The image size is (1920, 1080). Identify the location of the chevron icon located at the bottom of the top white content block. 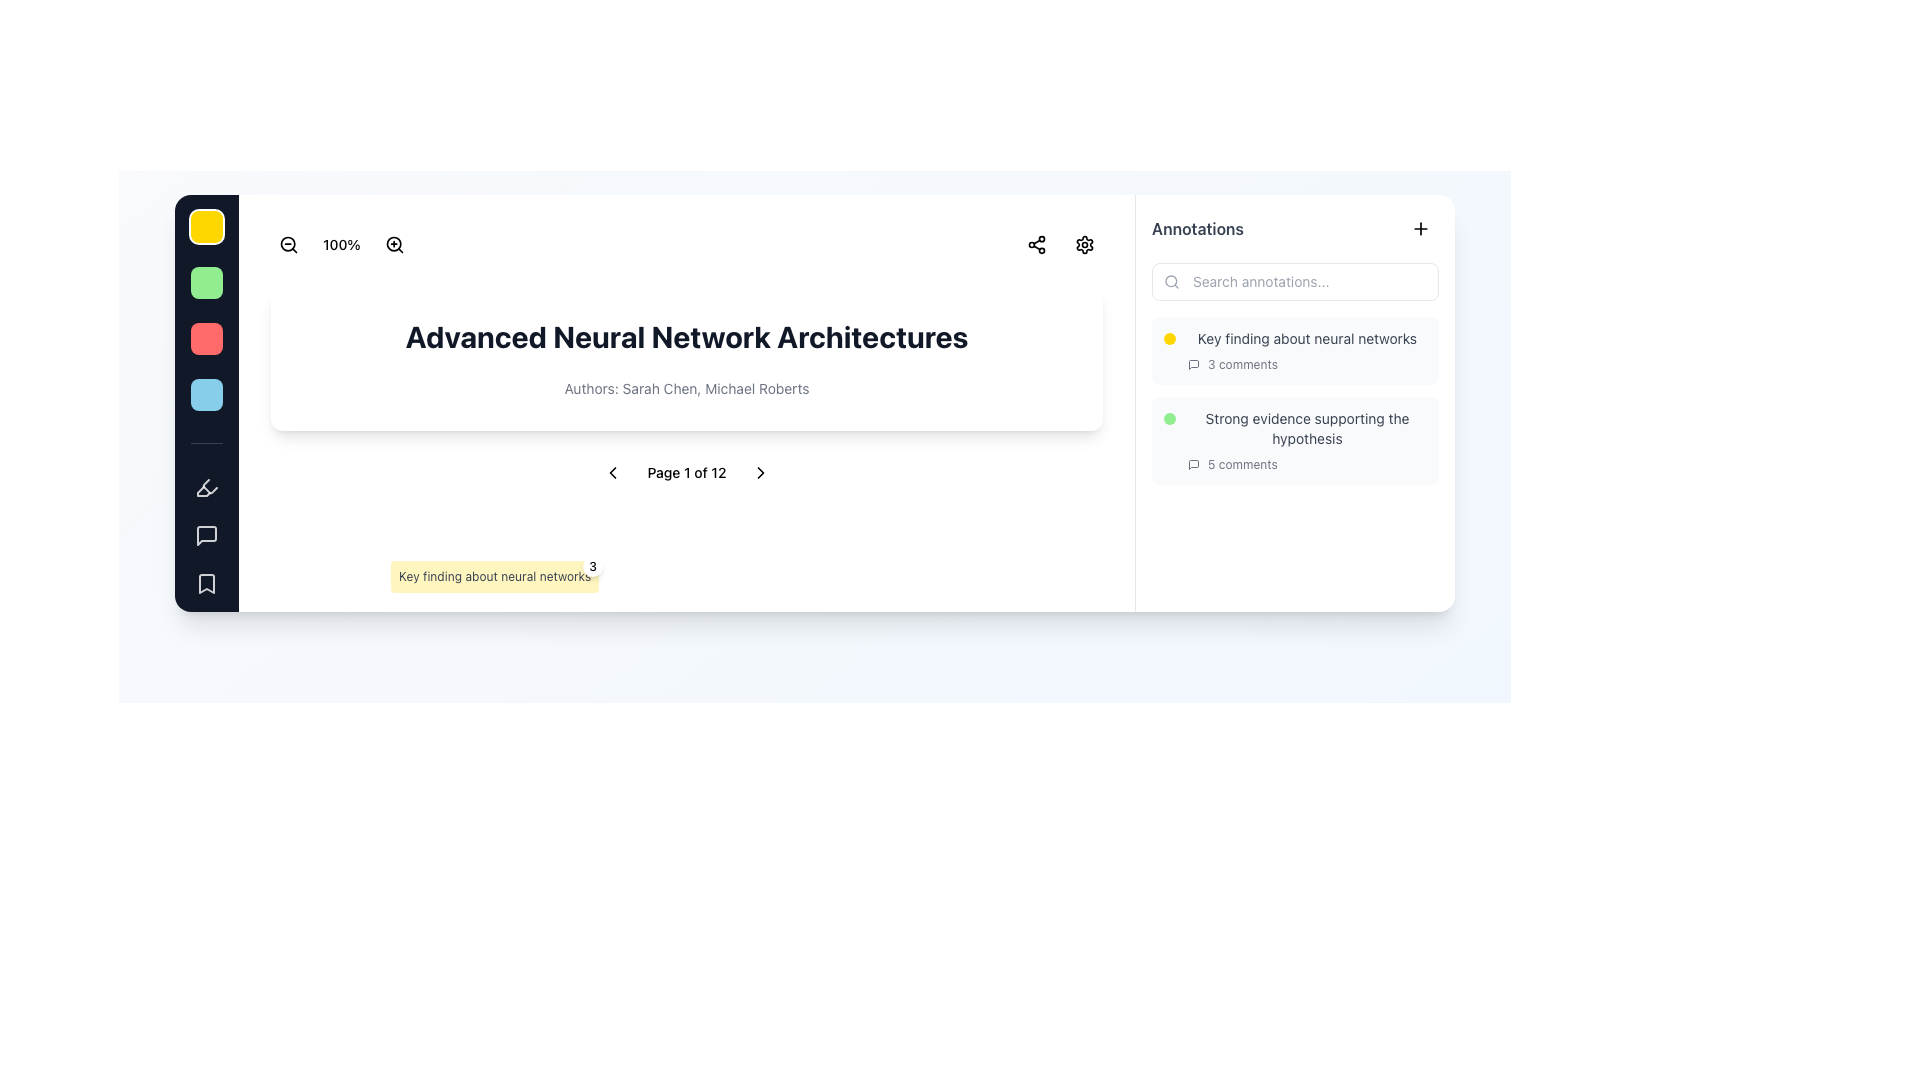
(759, 473).